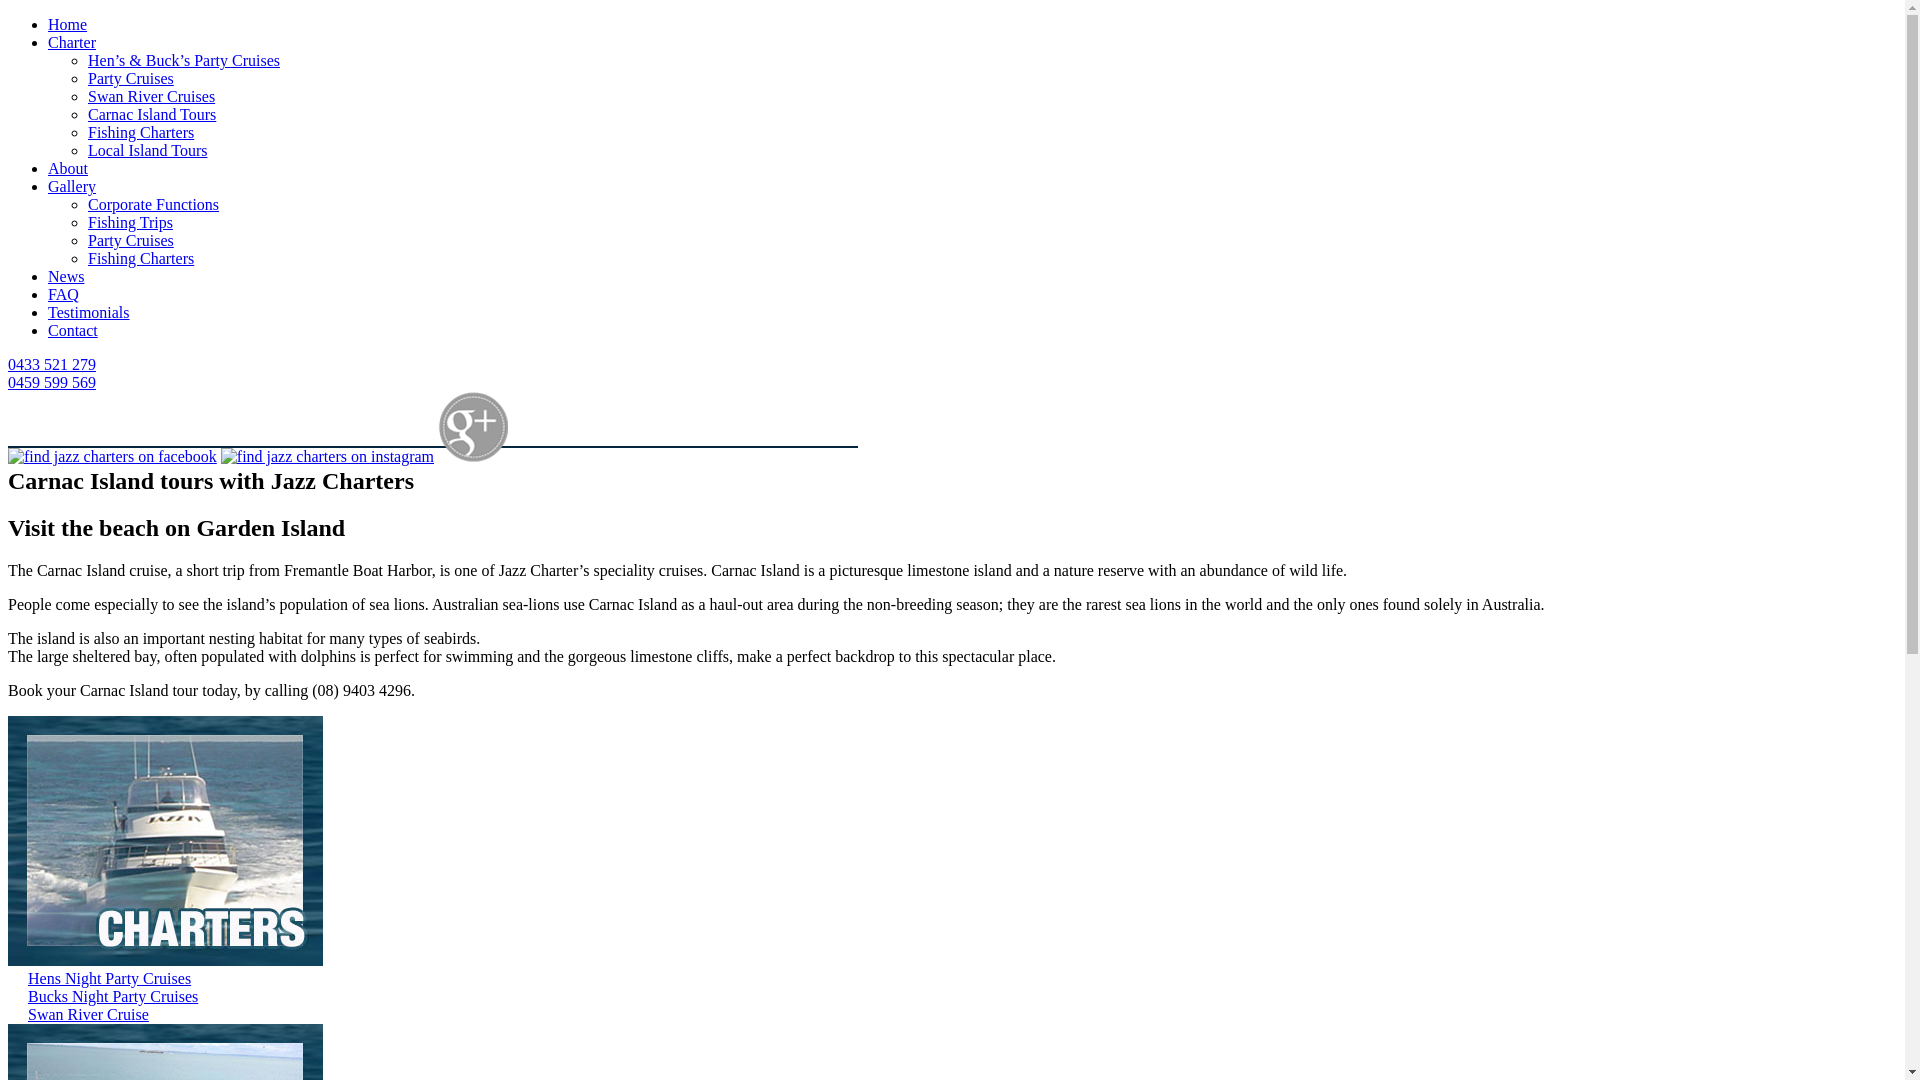 This screenshot has width=1920, height=1080. Describe the element at coordinates (48, 24) in the screenshot. I see `'Home'` at that location.